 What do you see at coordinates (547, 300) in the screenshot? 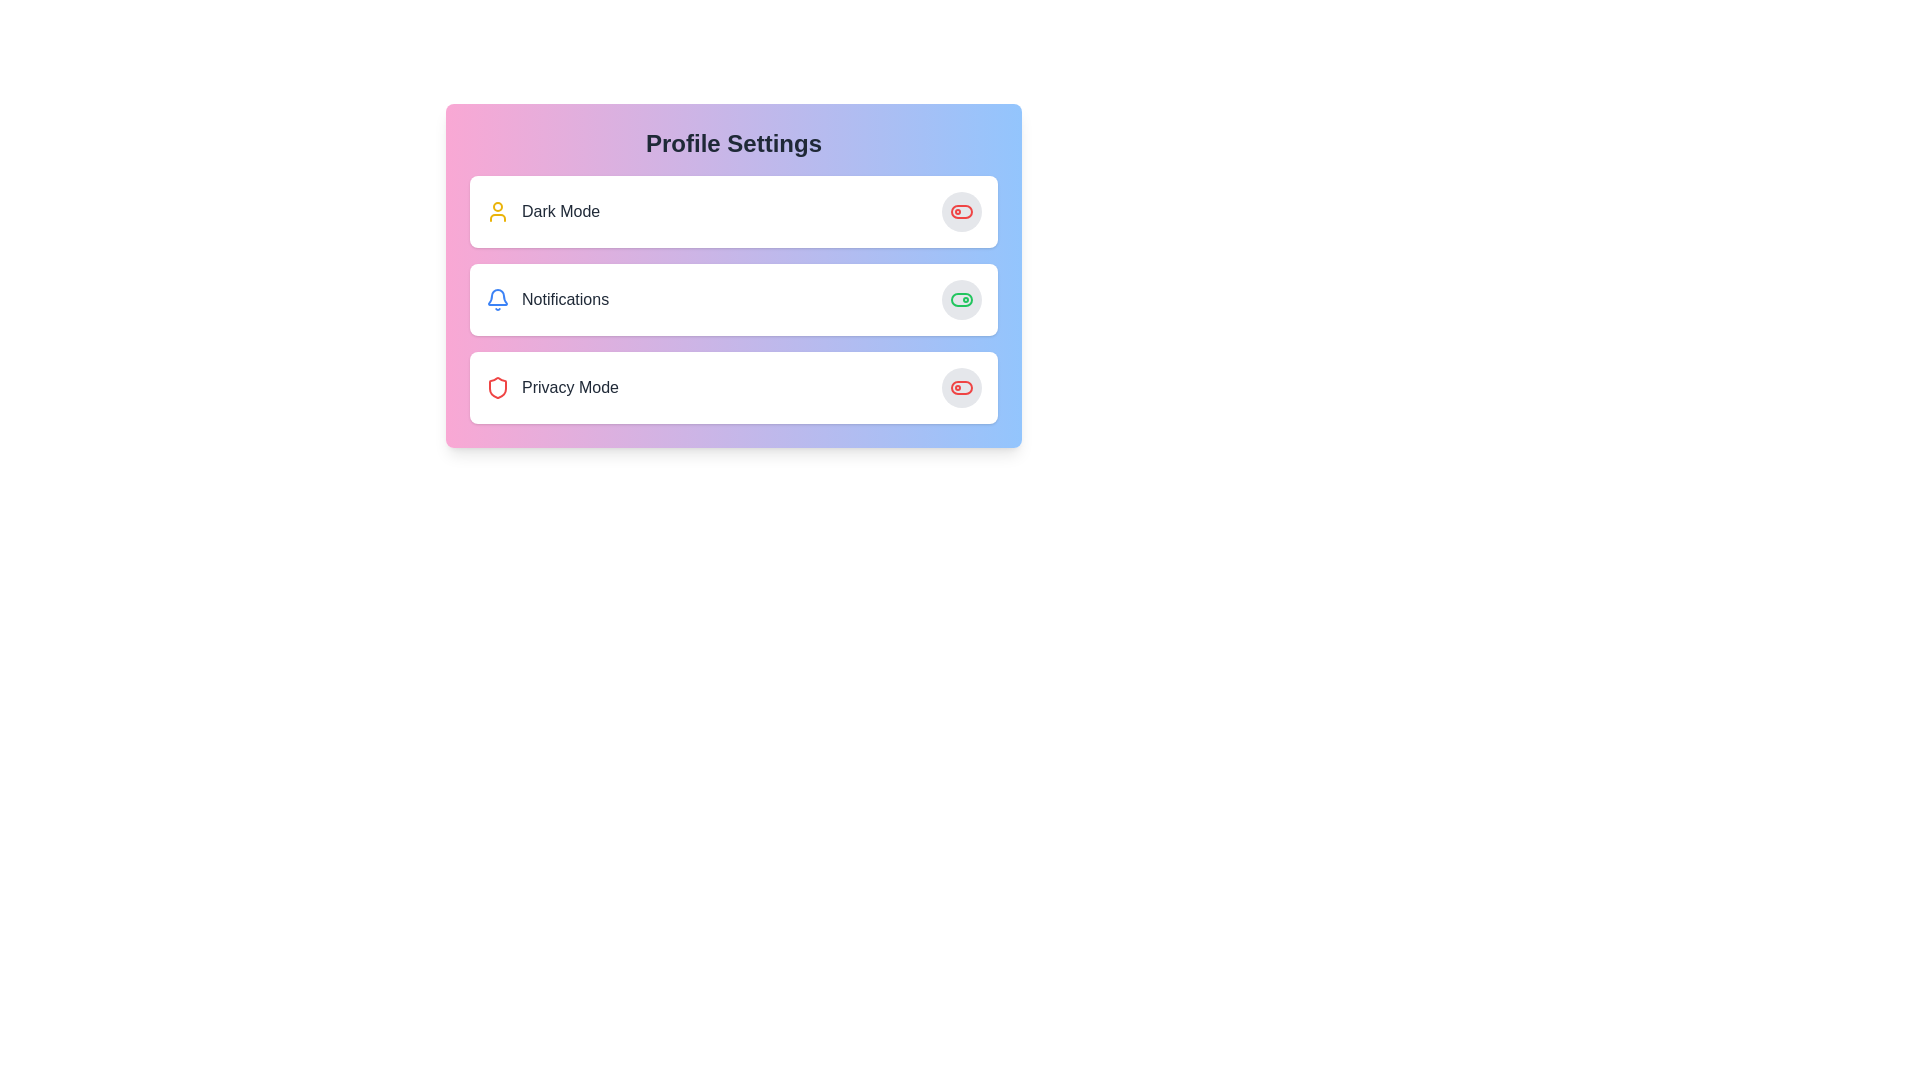
I see `the 'notifications' list item, which features a blue bell icon and is located under 'Profile Settings', between 'Dark Mode' and 'Privacy Mode'` at bounding box center [547, 300].